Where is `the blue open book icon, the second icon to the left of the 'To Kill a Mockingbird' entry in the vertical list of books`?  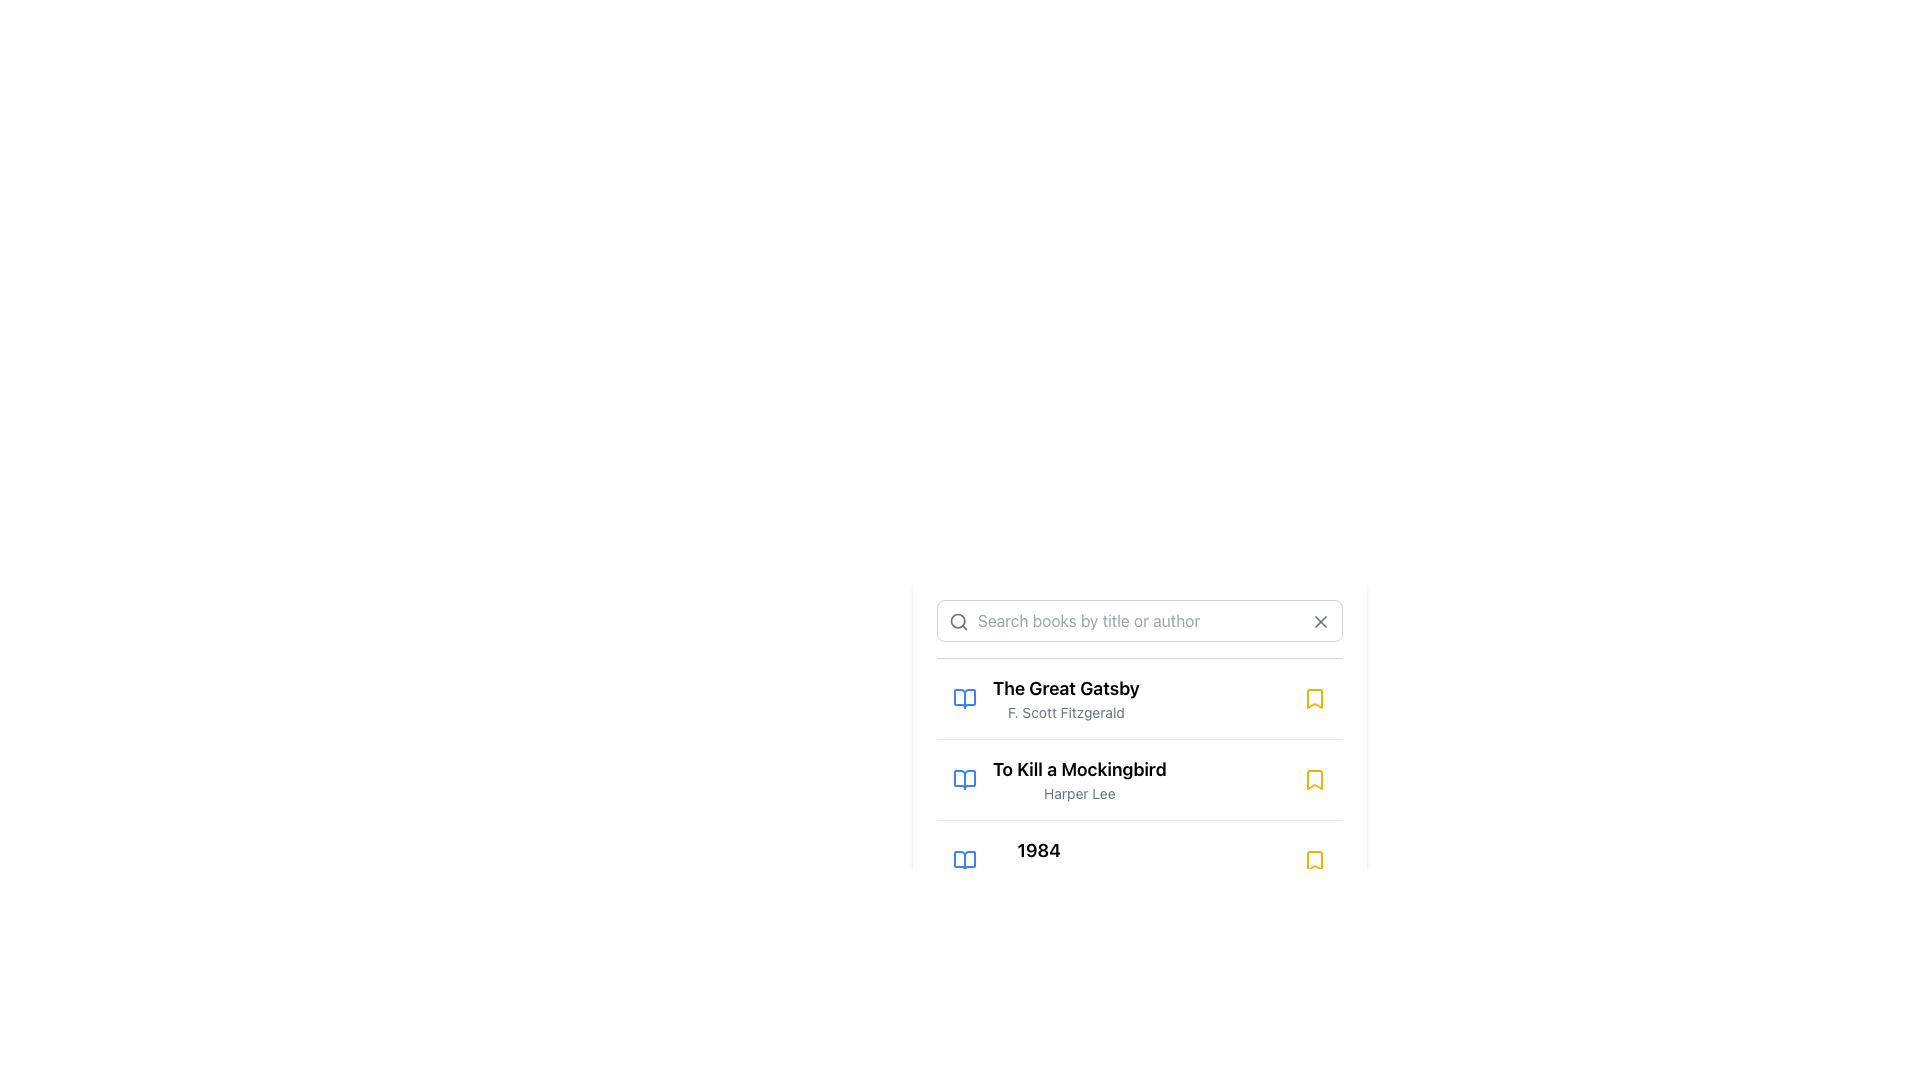 the blue open book icon, the second icon to the left of the 'To Kill a Mockingbird' entry in the vertical list of books is located at coordinates (964, 778).